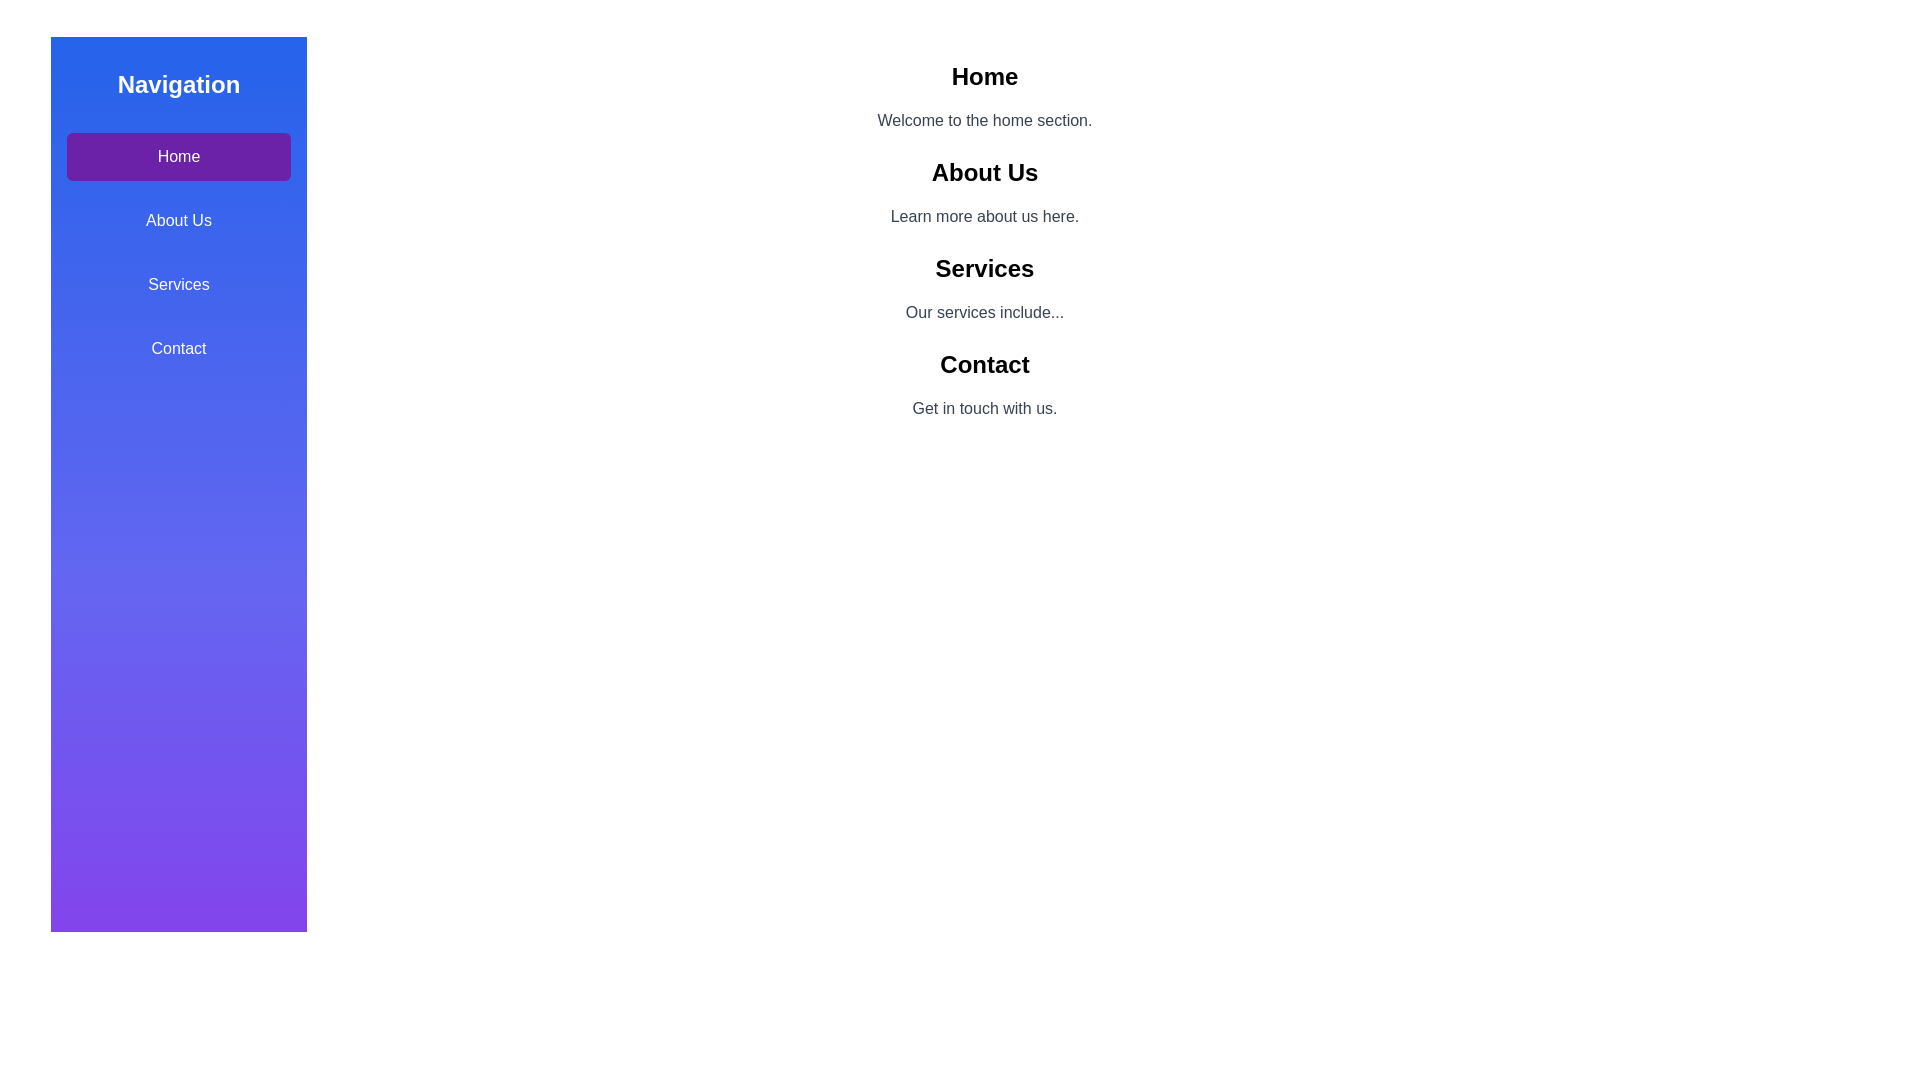  Describe the element at coordinates (178, 83) in the screenshot. I see `the text header labeled 'Navigation', which is styled in bold and large font, located at the top of the sidebar with a blue background gradient` at that location.